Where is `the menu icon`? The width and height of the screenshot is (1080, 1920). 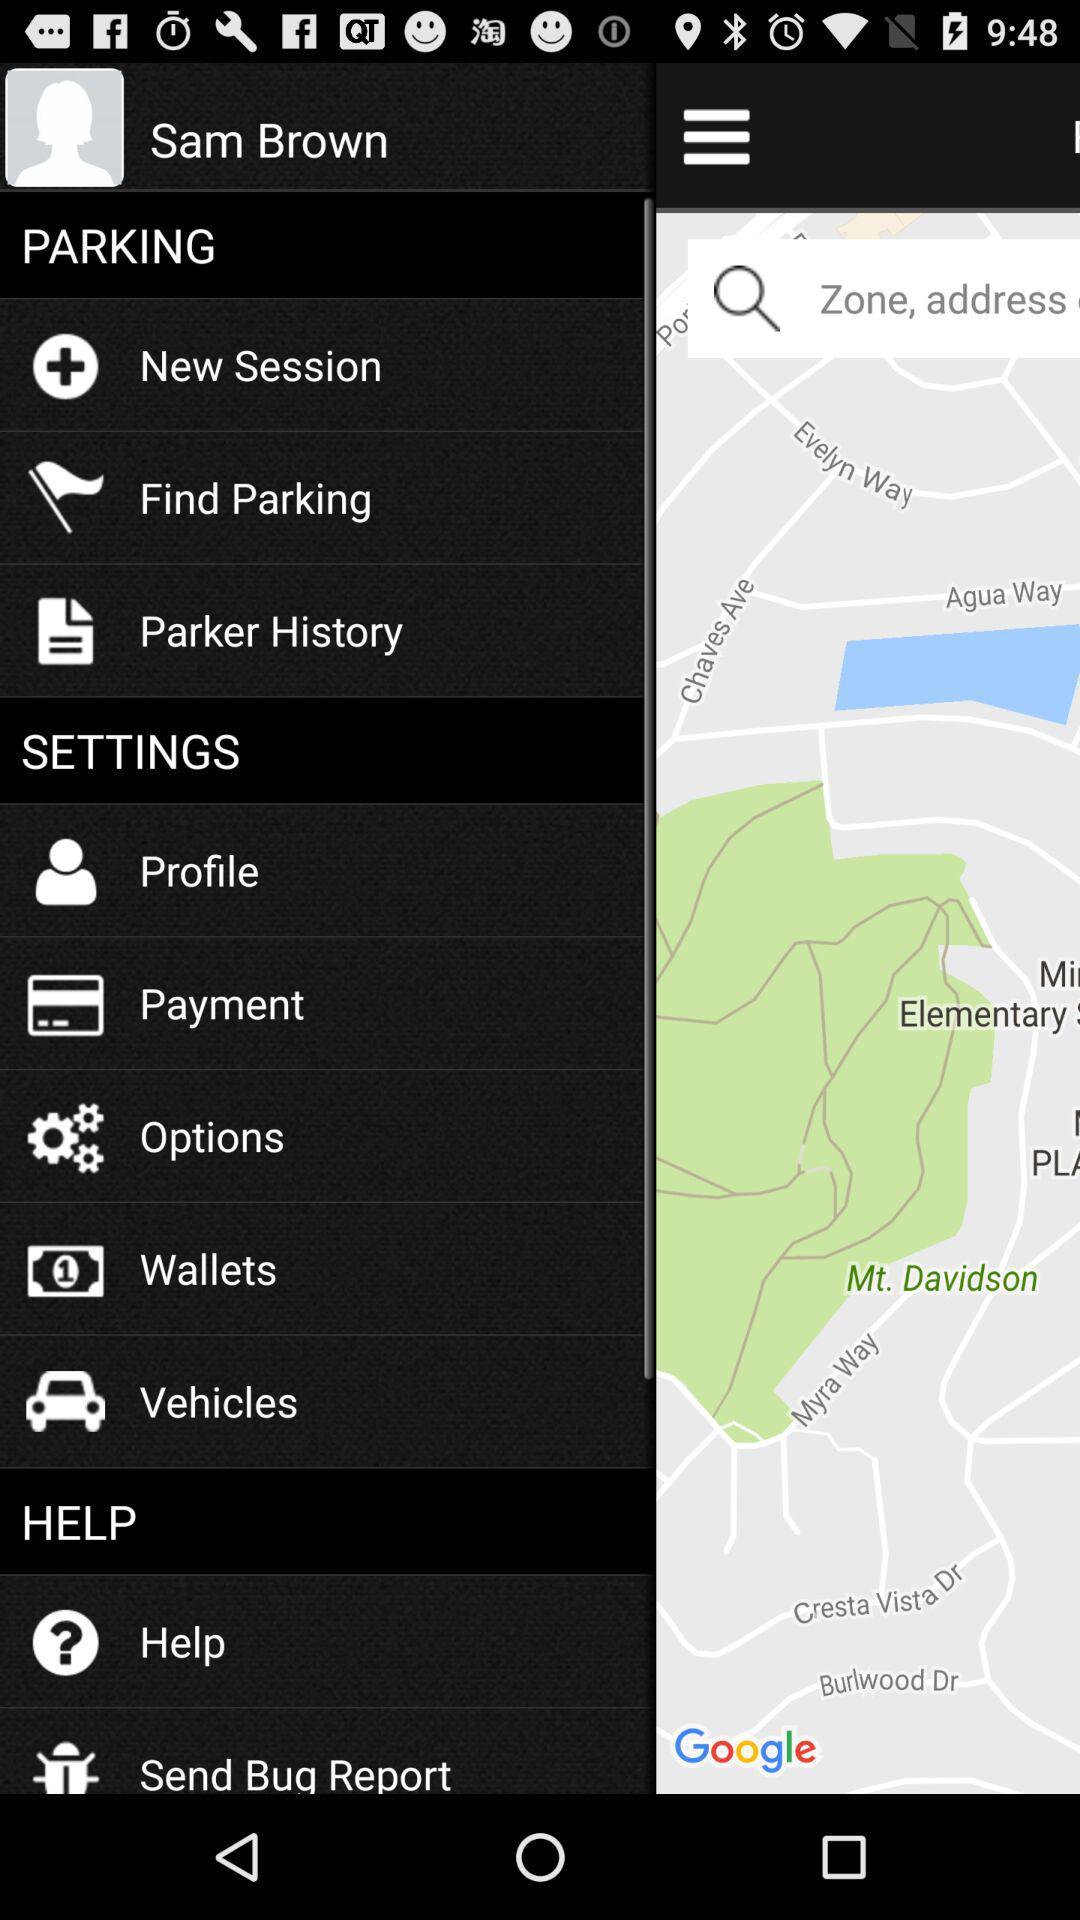
the menu icon is located at coordinates (715, 143).